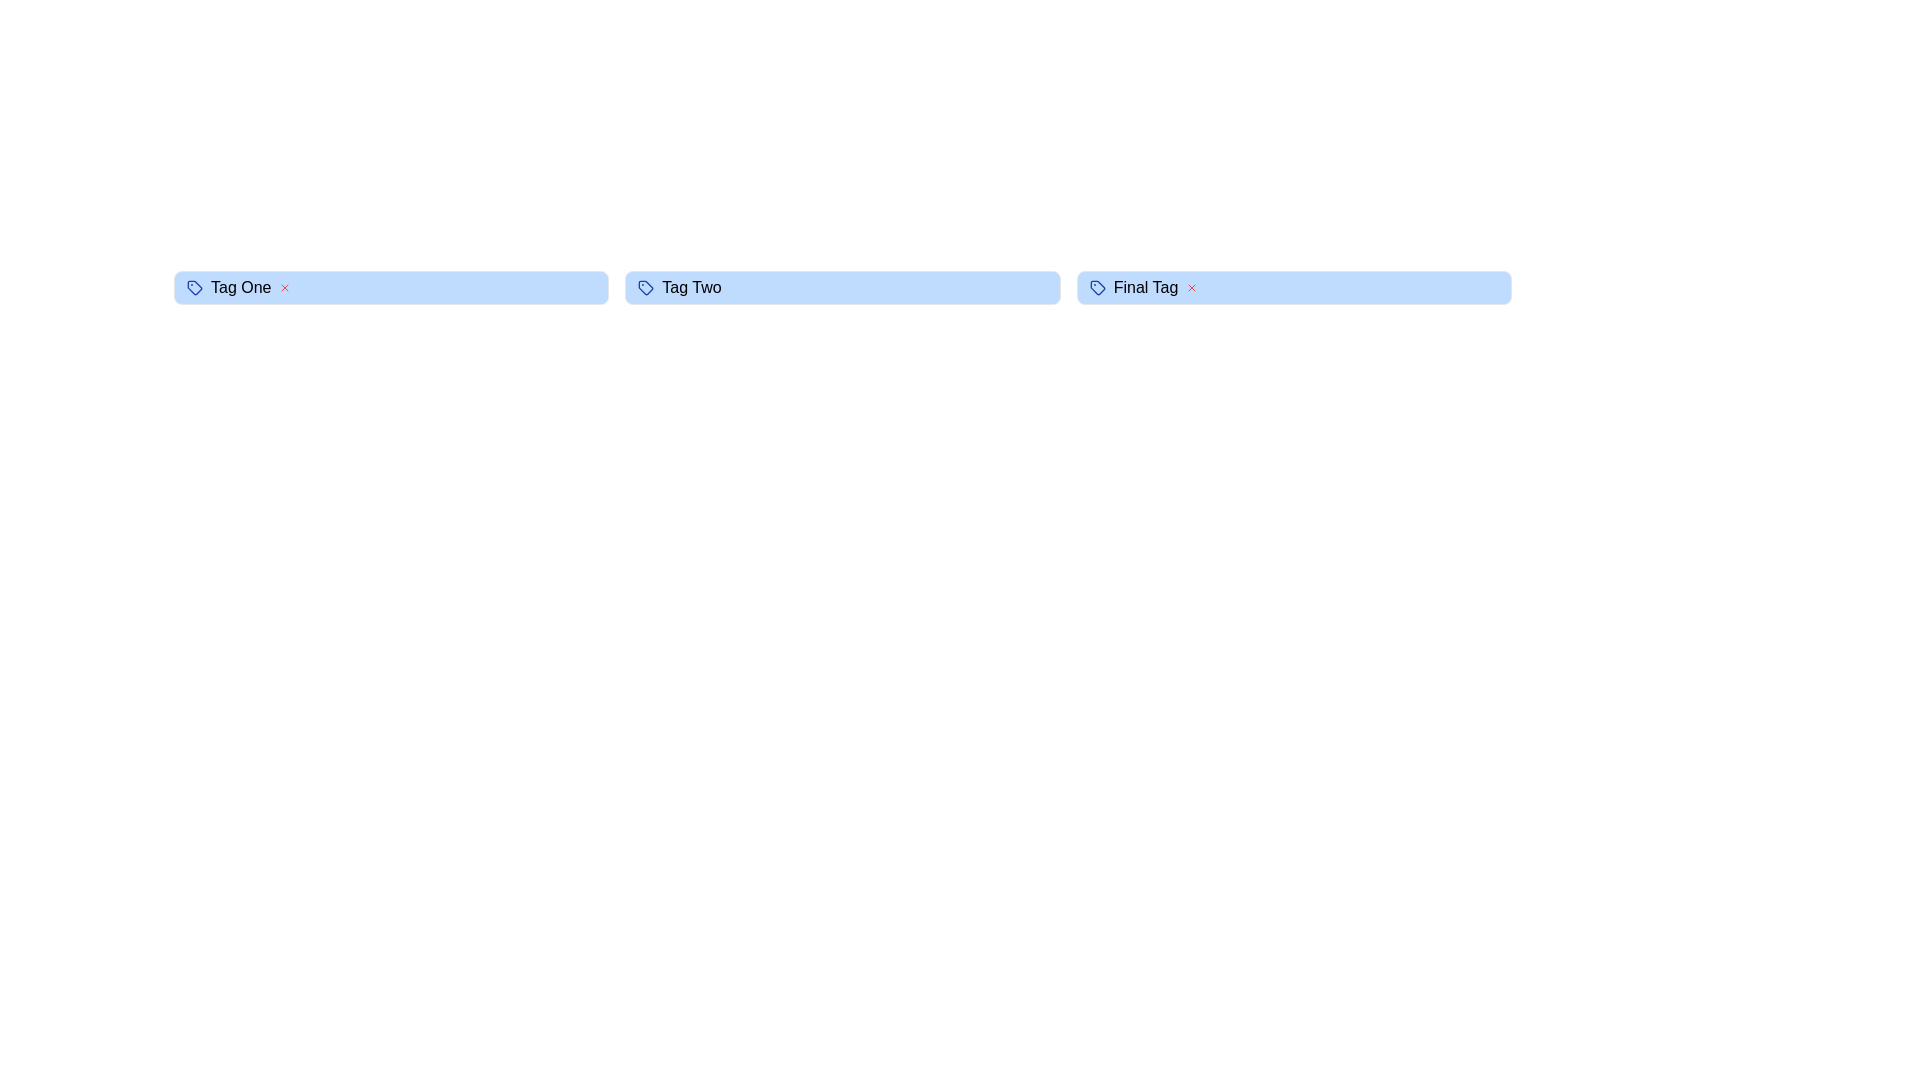  I want to click on the blue tag-like icon located to the left of the text label 'Tag One', so click(195, 288).